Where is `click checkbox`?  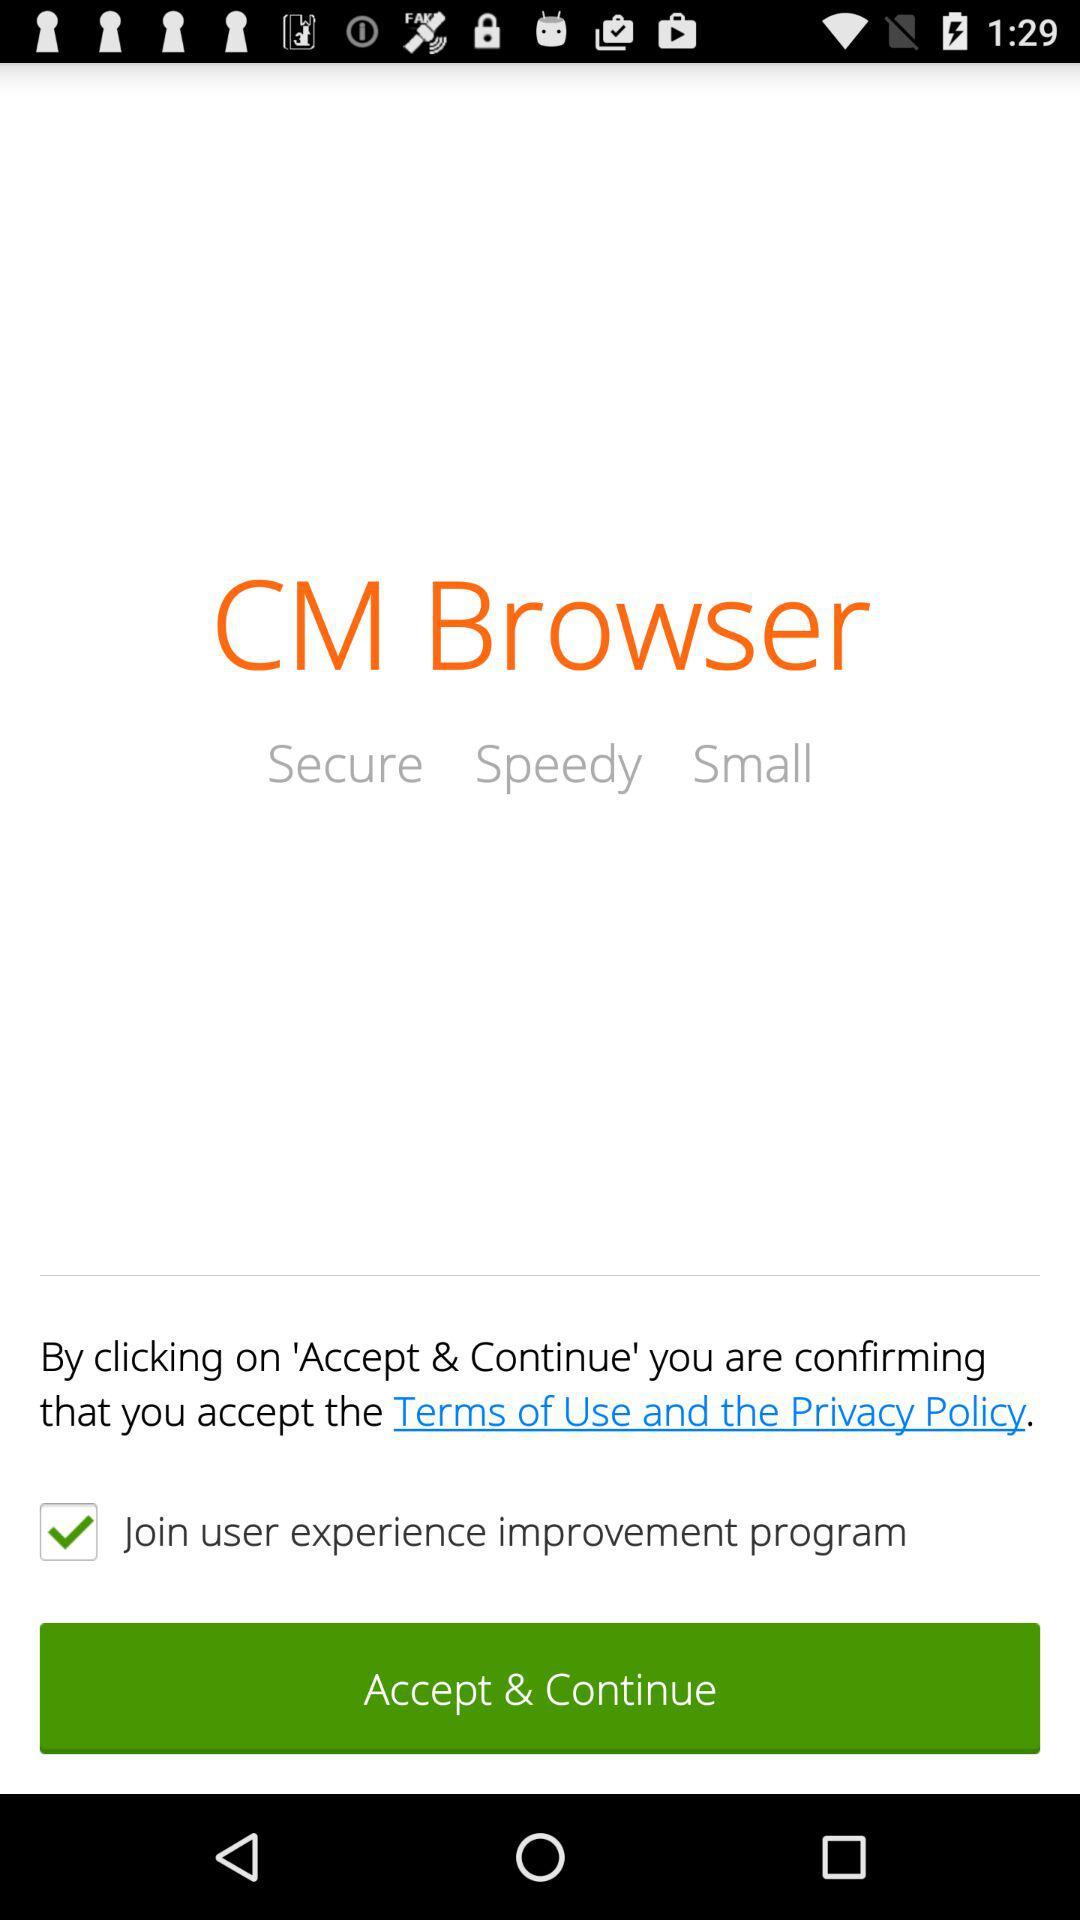 click checkbox is located at coordinates (67, 1530).